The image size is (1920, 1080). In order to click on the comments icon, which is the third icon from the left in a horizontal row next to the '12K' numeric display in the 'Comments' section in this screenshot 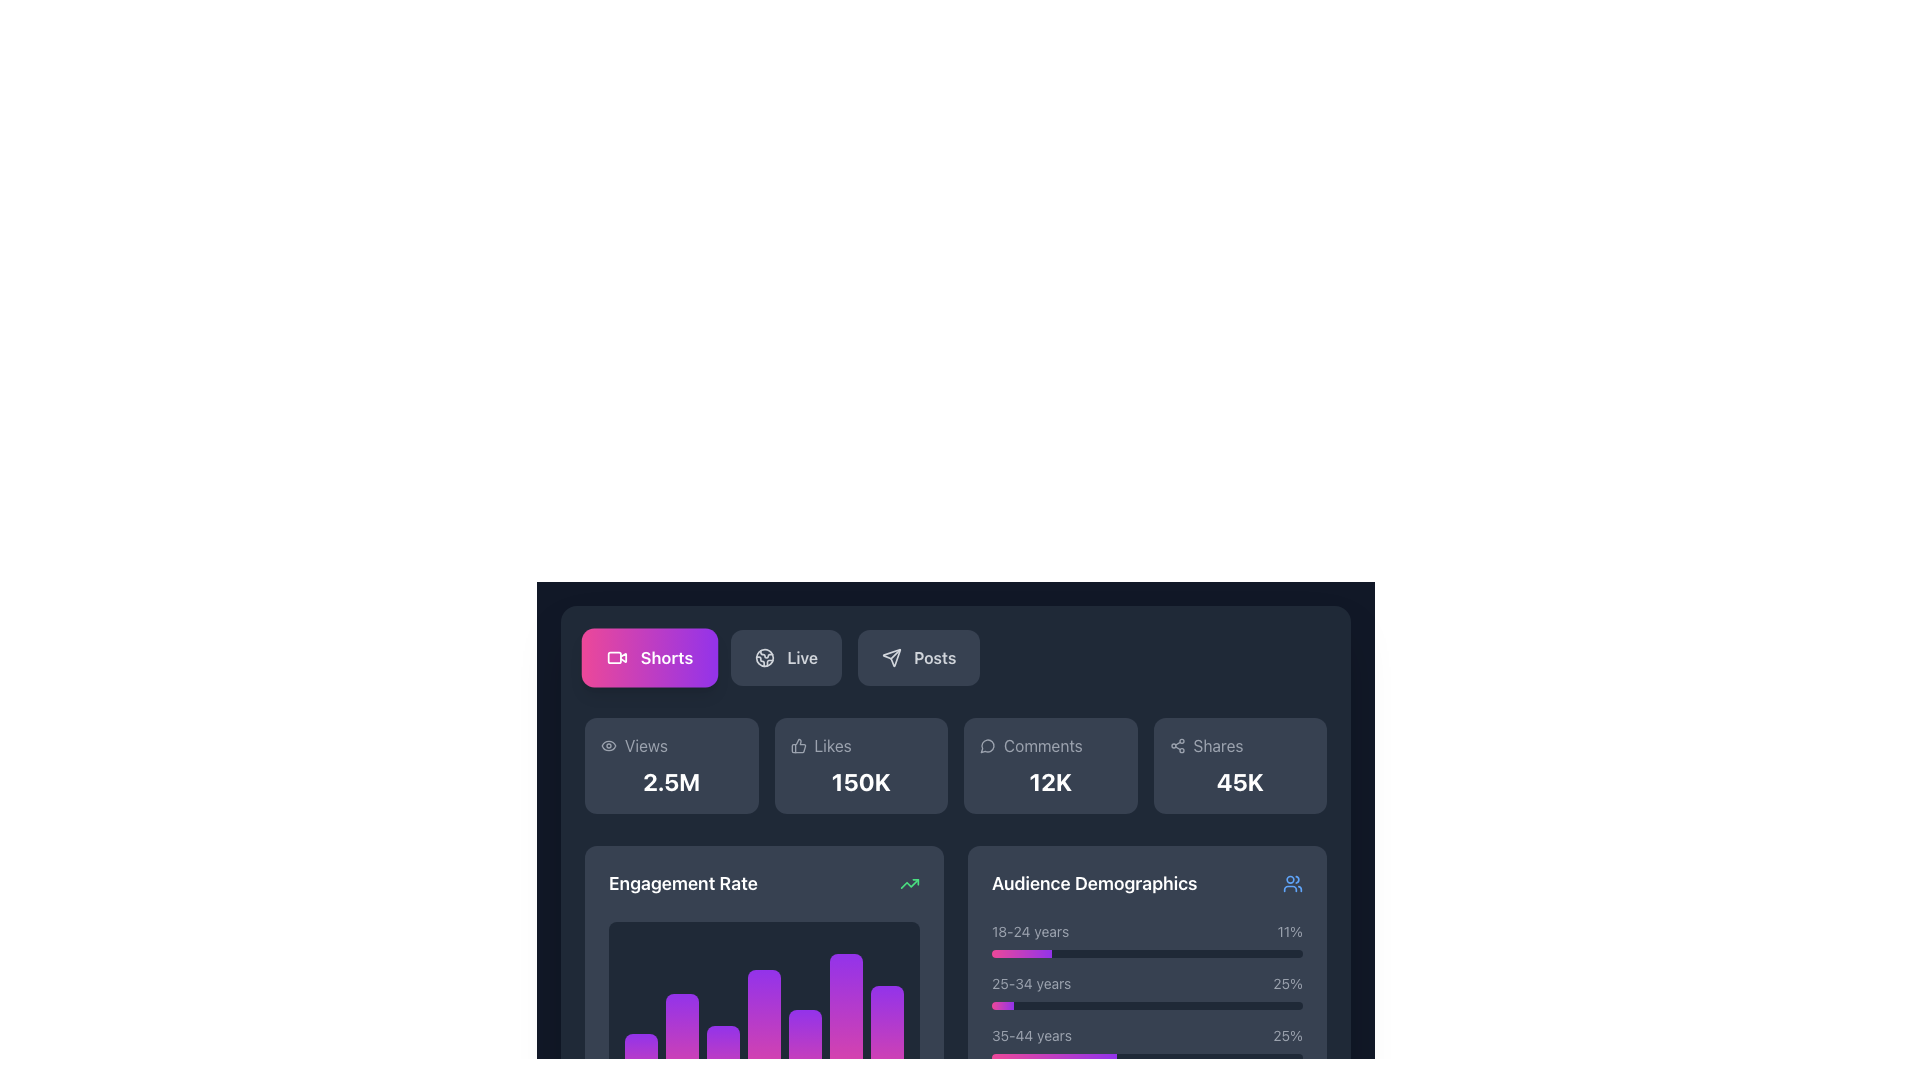, I will do `click(987, 746)`.